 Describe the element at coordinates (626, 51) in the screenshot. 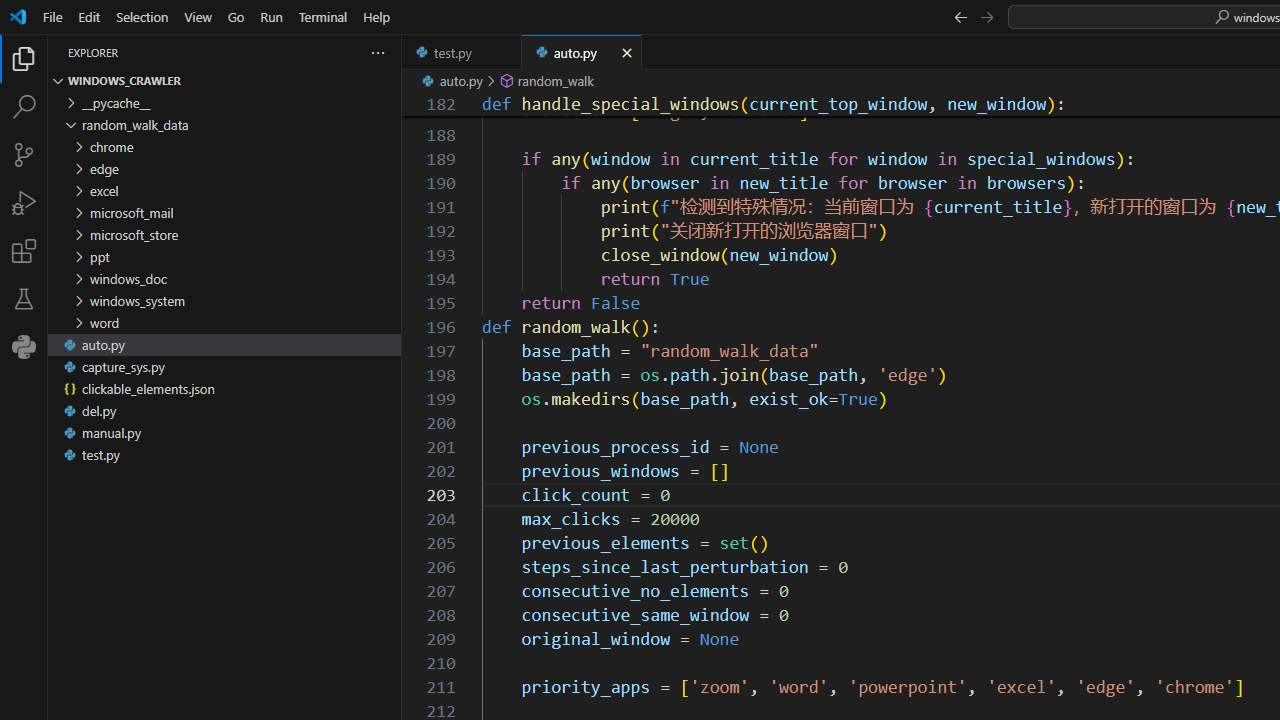

I see `'Close (Ctrl+F4)'` at that location.